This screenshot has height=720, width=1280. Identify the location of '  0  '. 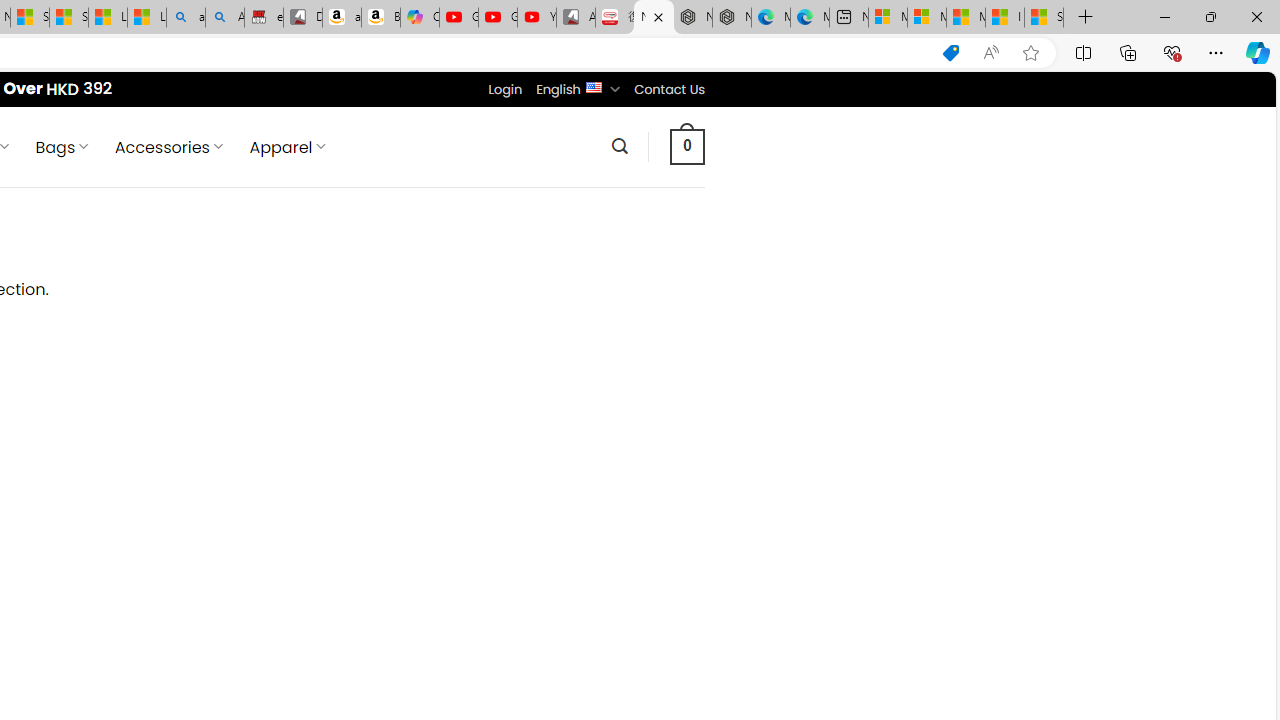
(688, 145).